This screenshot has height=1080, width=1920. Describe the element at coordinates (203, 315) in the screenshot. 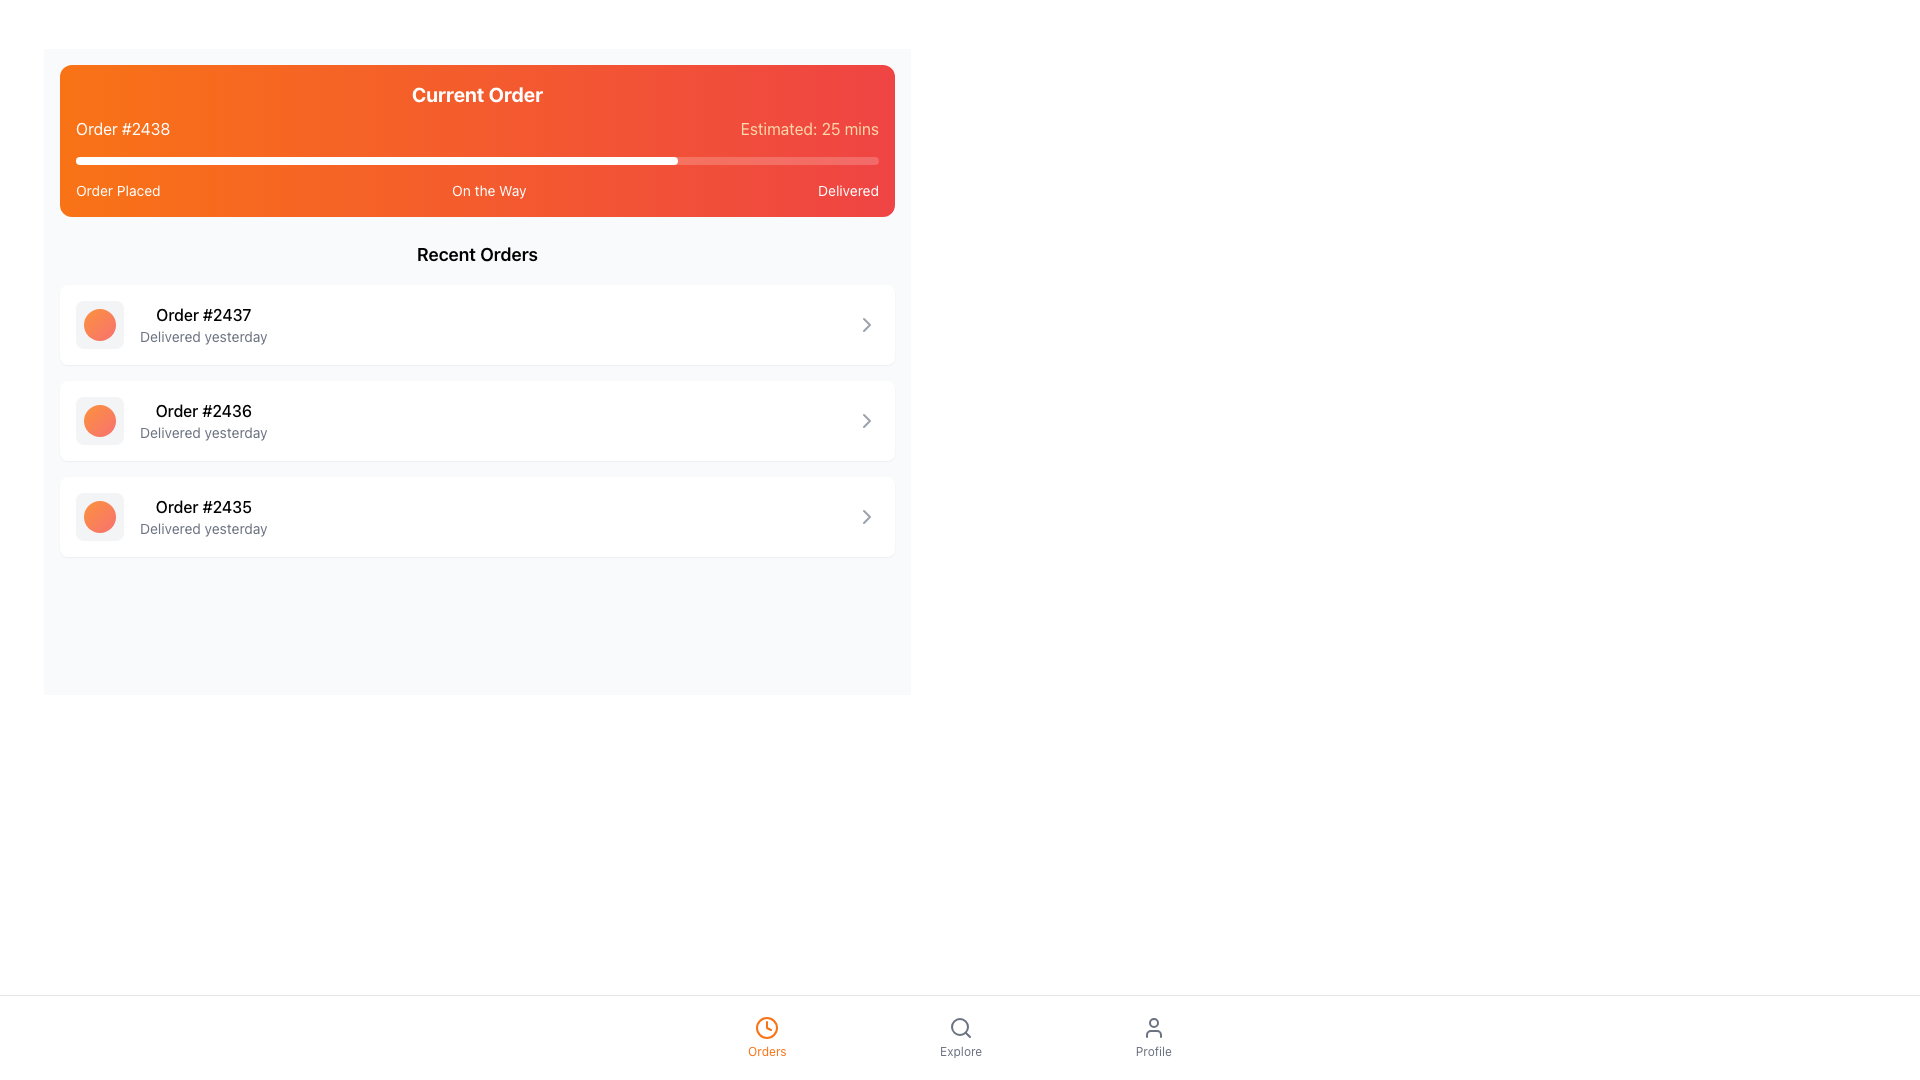

I see `information displayed in the text label showing 'Order #2437' which is the primary line in the 'Recent Orders' section` at that location.